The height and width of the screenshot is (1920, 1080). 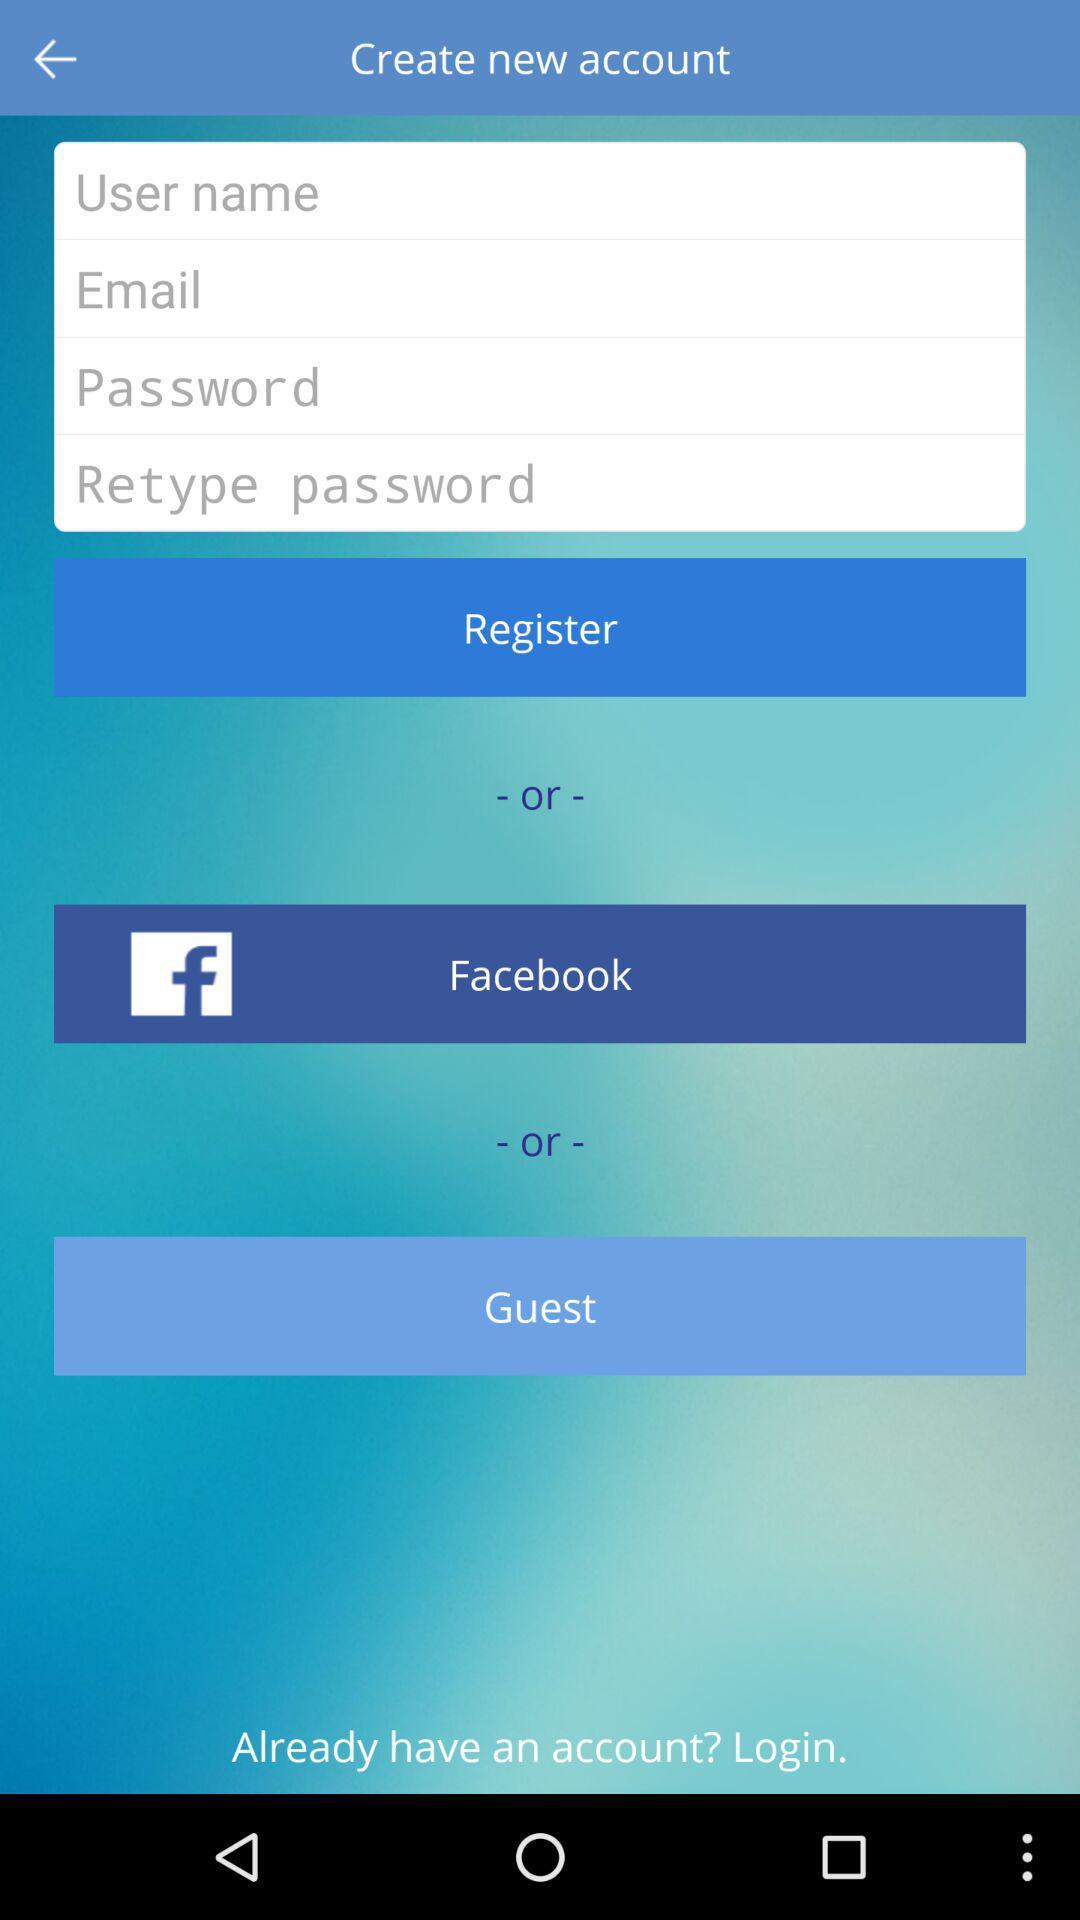 What do you see at coordinates (540, 287) in the screenshot?
I see `type email for new account` at bounding box center [540, 287].